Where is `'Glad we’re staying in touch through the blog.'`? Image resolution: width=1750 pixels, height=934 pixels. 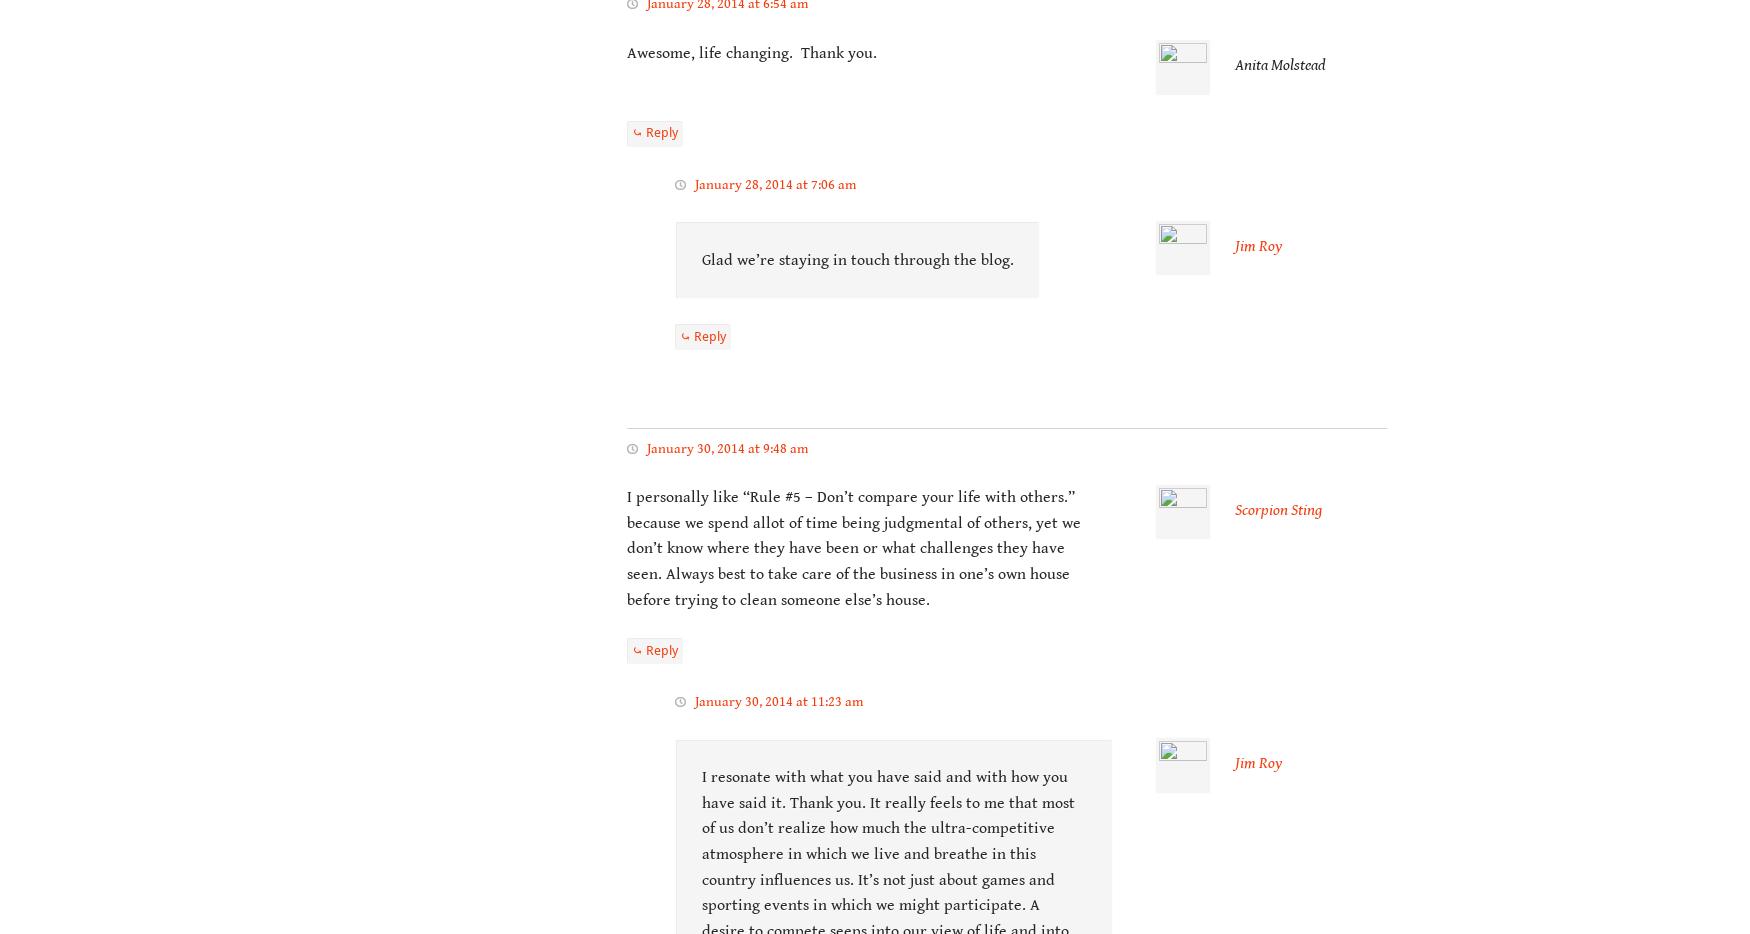 'Glad we’re staying in touch through the blog.' is located at coordinates (701, 259).